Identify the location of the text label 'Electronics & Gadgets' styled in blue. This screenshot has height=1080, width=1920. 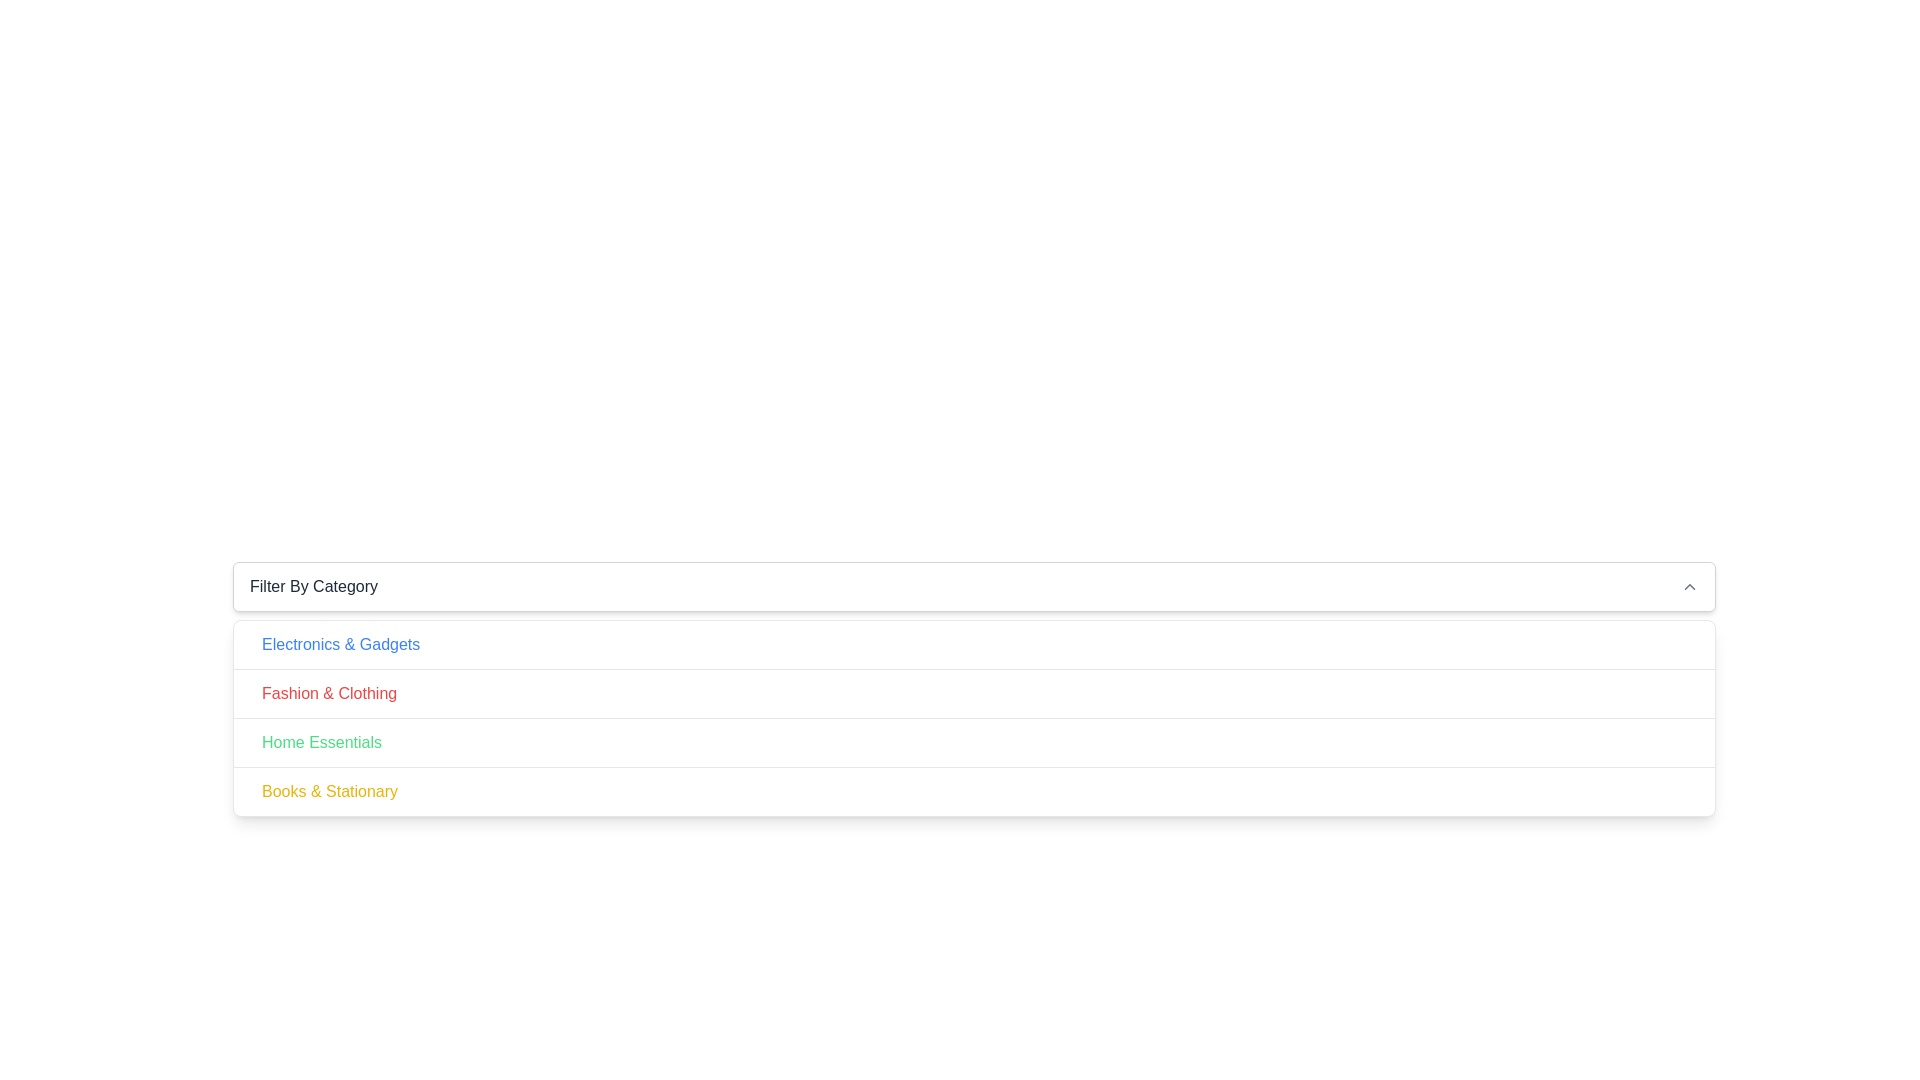
(341, 644).